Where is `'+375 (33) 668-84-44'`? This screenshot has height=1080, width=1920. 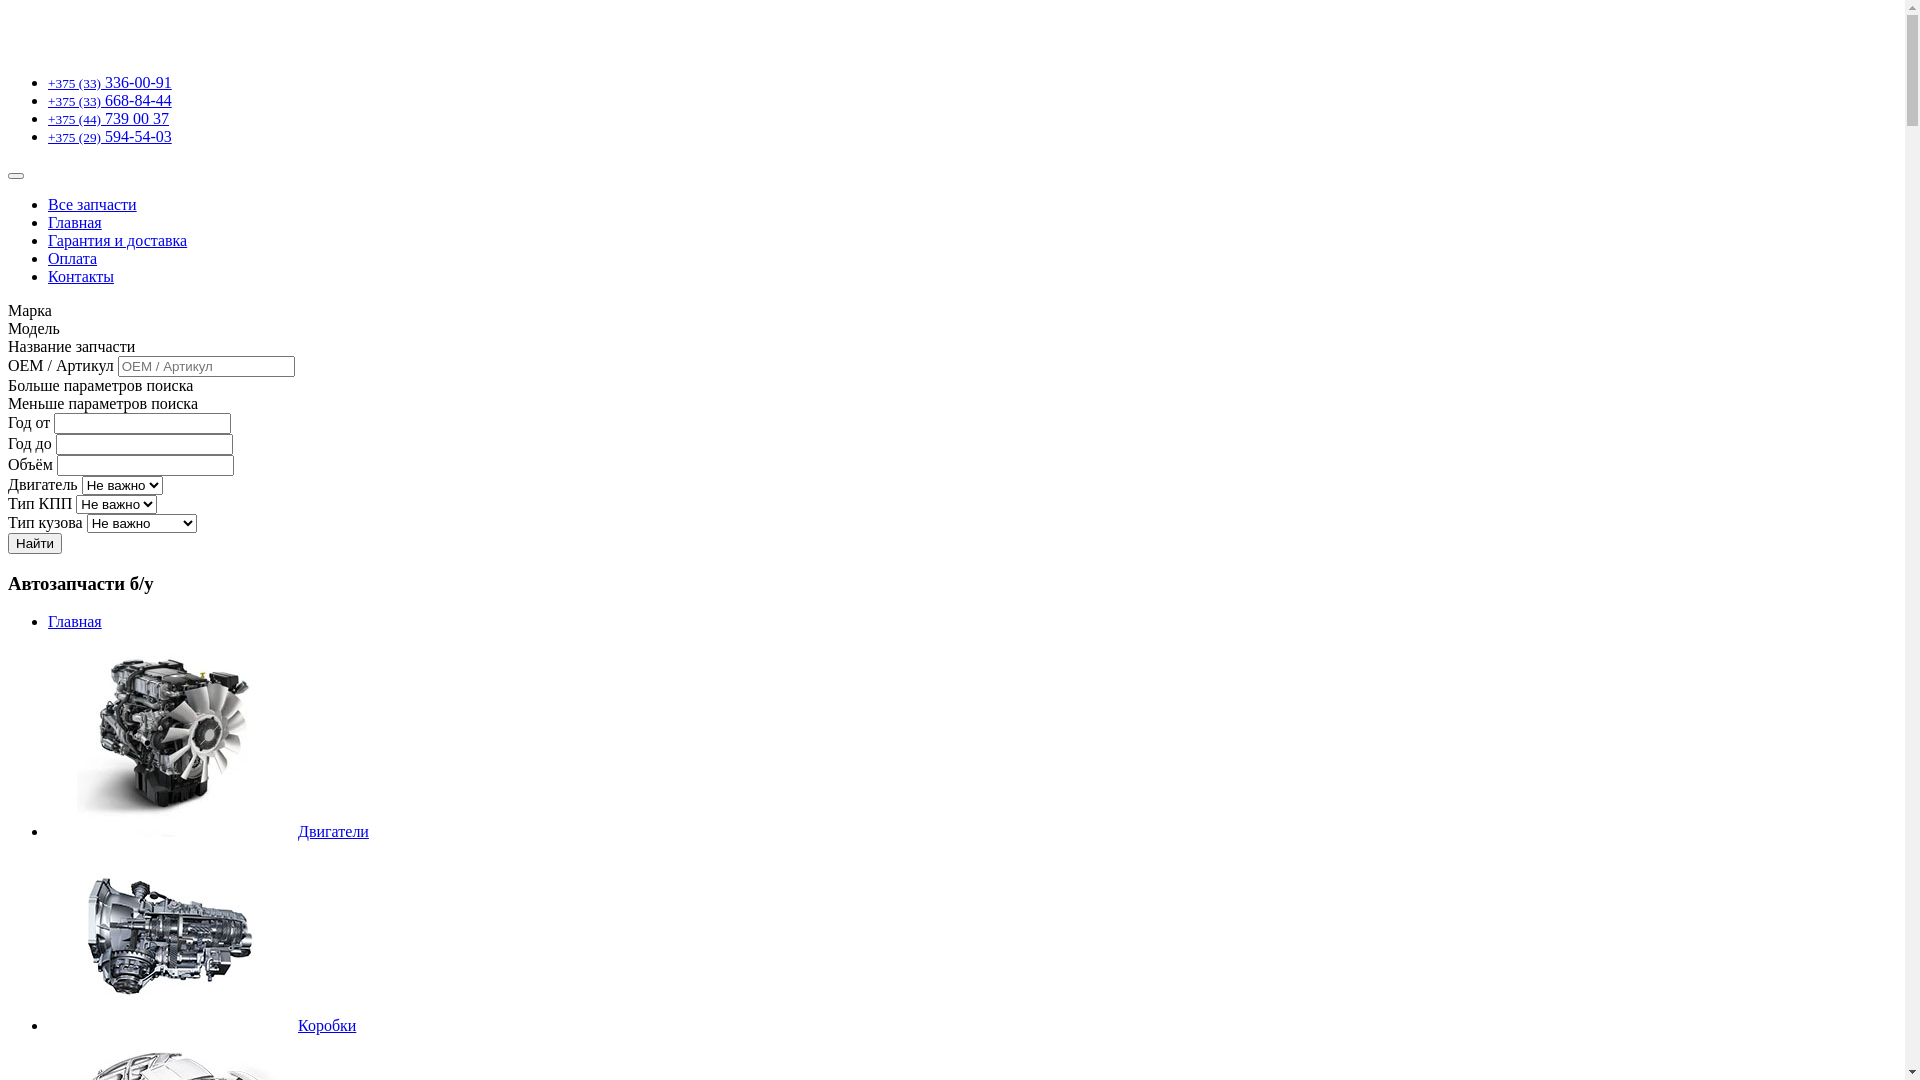
'+375 (33) 668-84-44' is located at coordinates (109, 100).